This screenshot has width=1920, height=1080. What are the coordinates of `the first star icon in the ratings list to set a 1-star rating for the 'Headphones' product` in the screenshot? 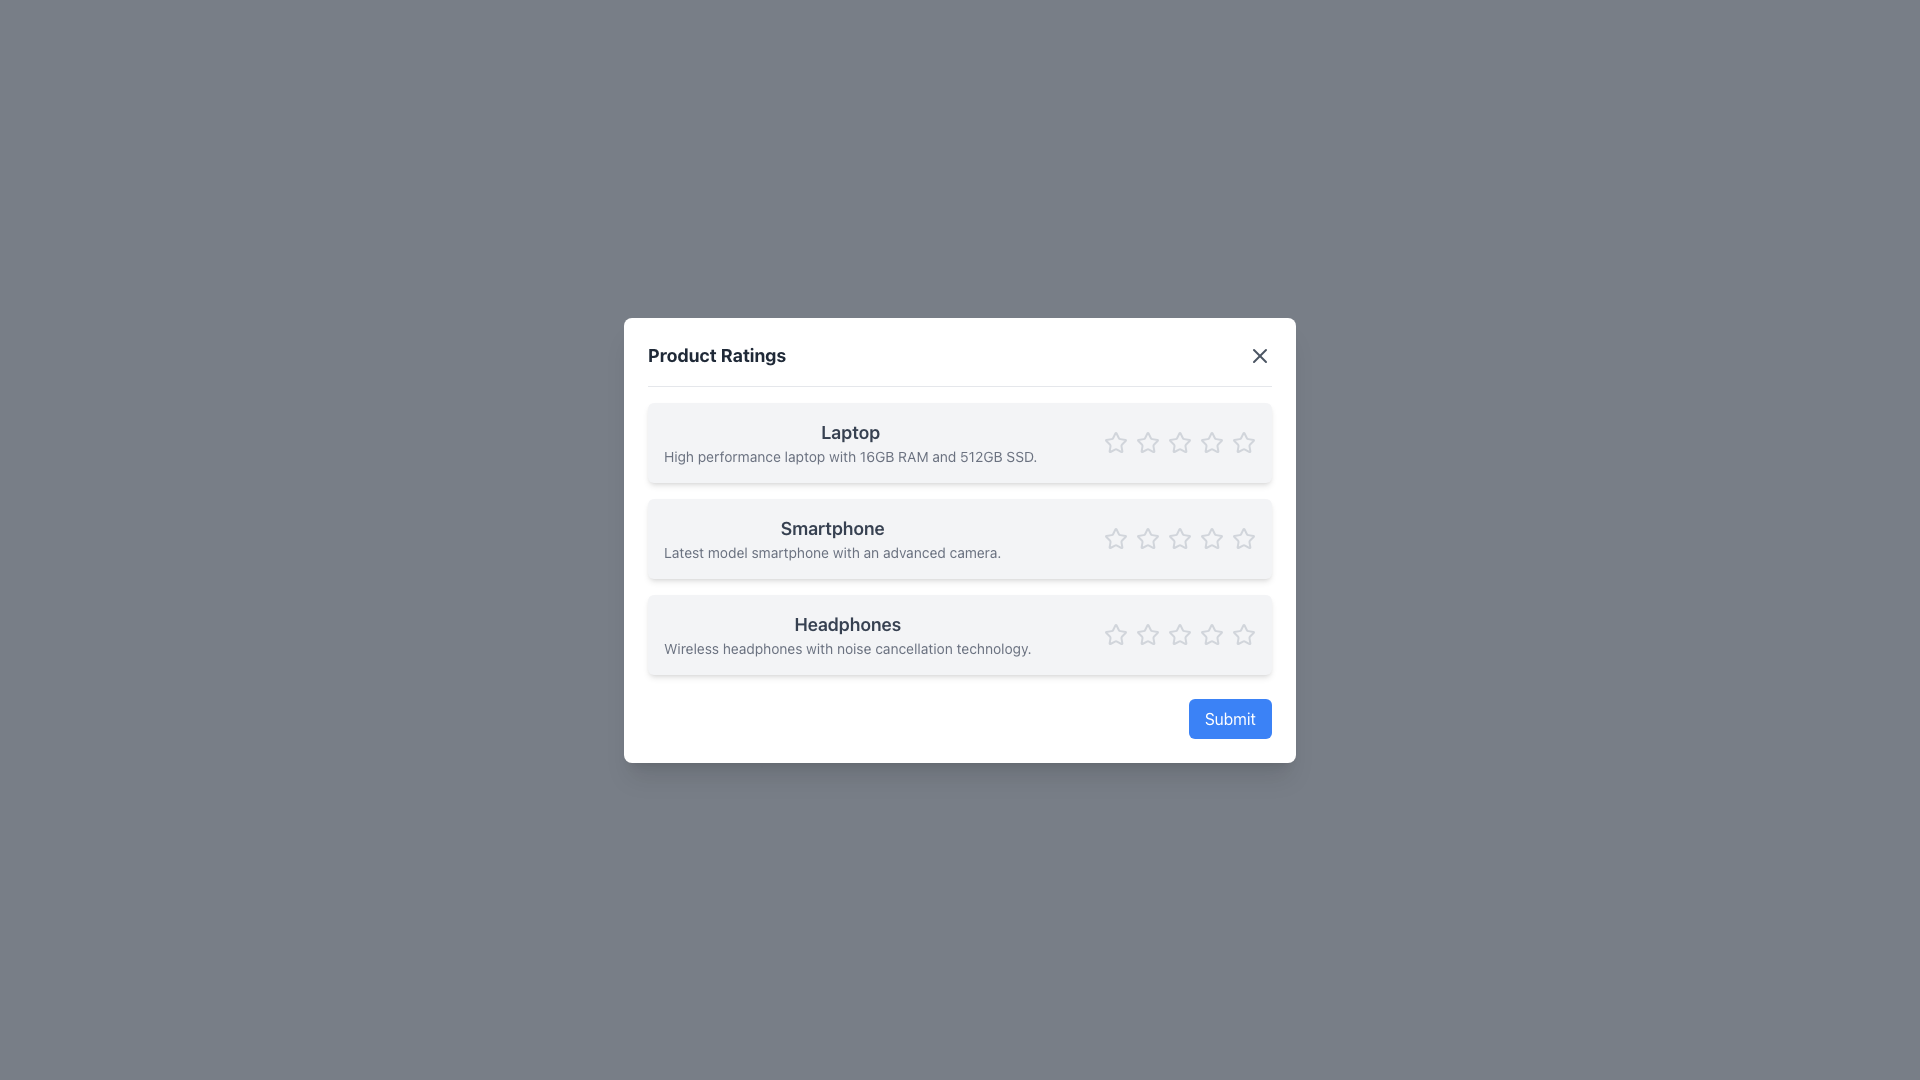 It's located at (1113, 633).